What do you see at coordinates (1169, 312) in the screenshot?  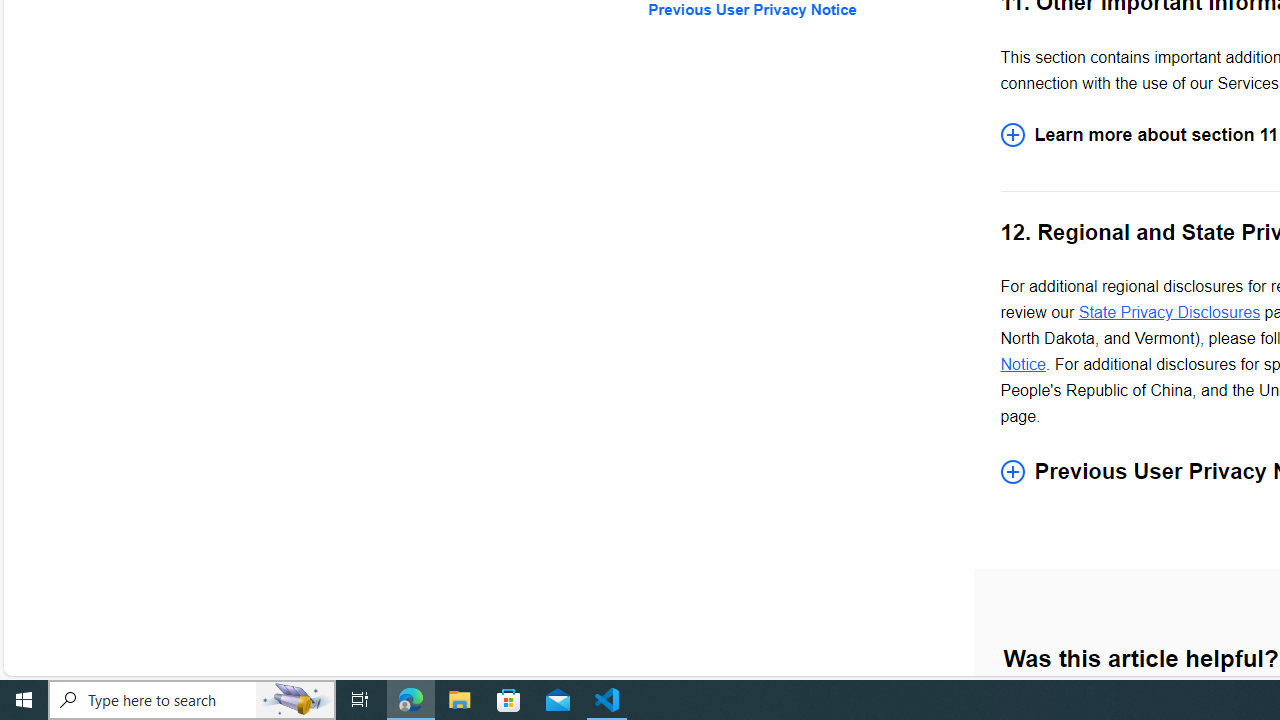 I see `'State Privacy Disclosures - opens in new window or tab'` at bounding box center [1169, 312].